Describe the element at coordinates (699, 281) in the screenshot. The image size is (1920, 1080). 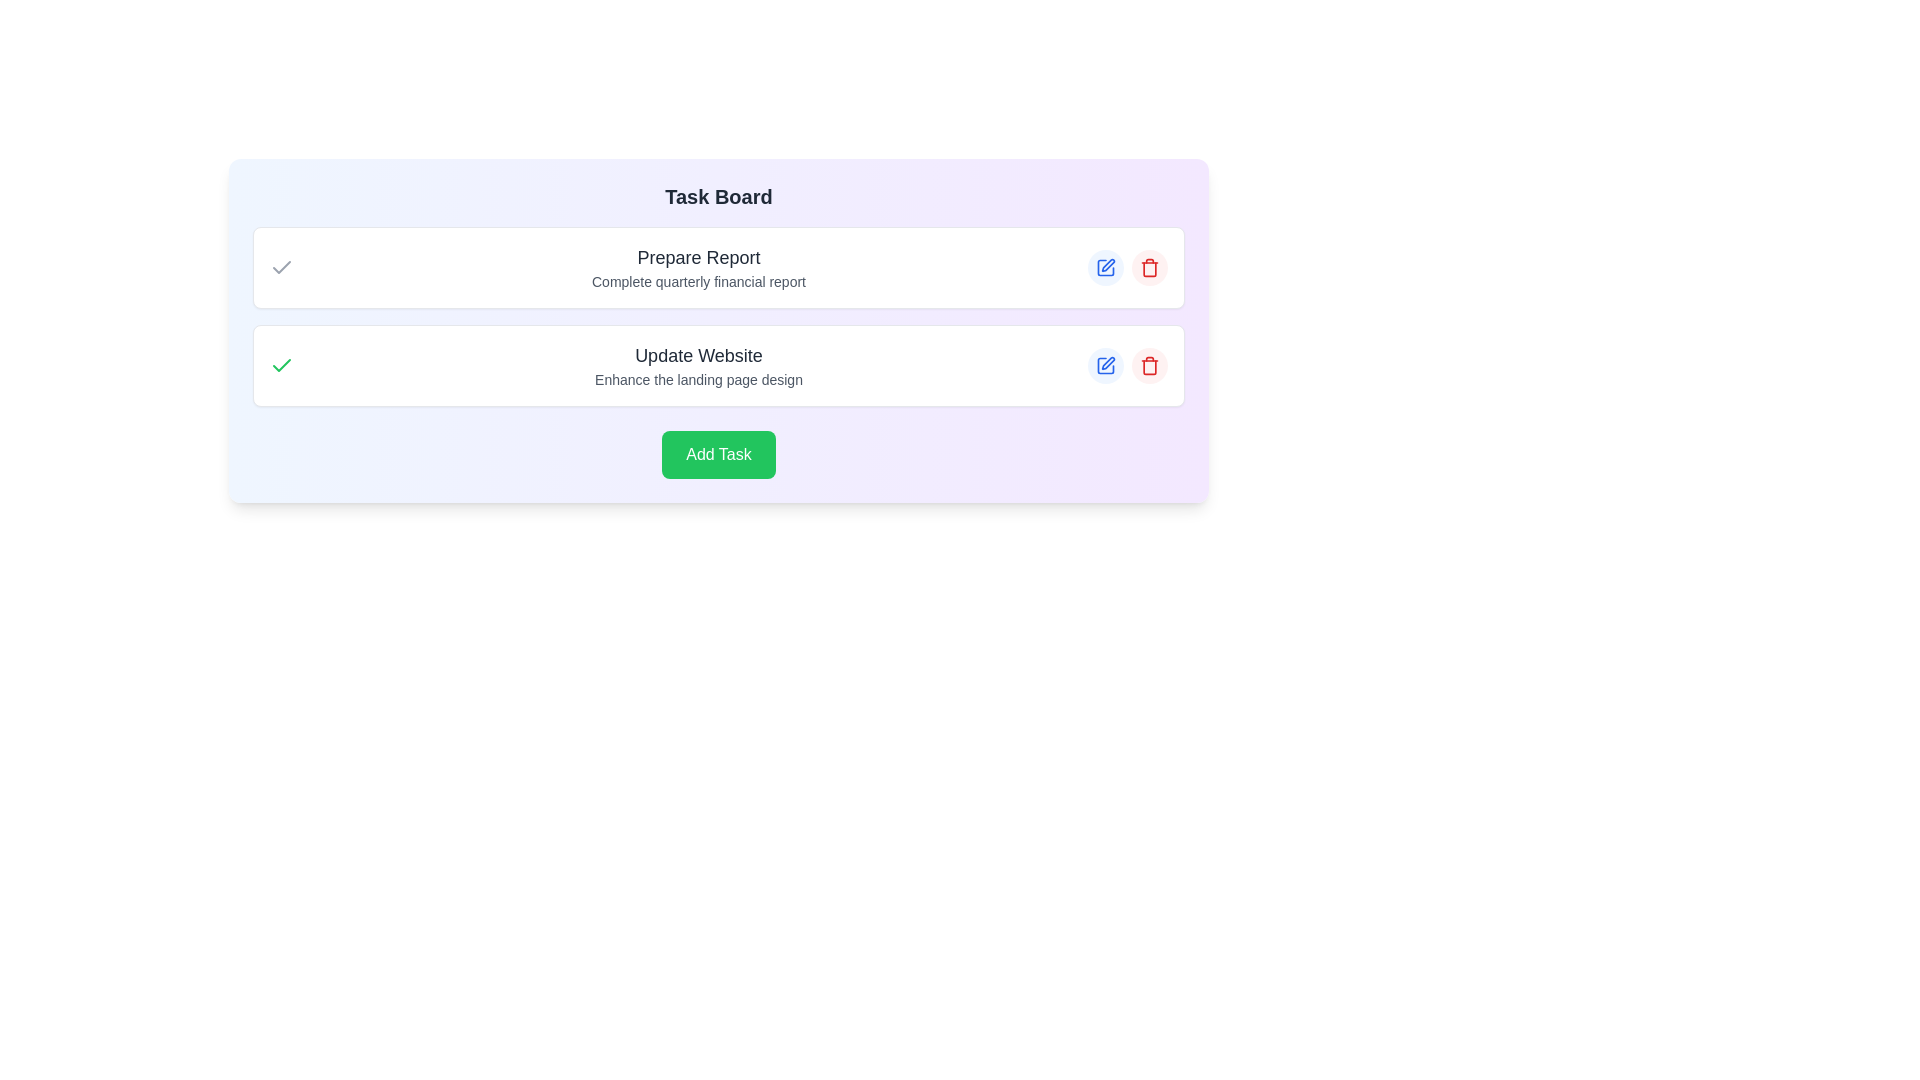
I see `the static text element providing additional details about the 'Prepare Report' task, which is positioned below the task header` at that location.